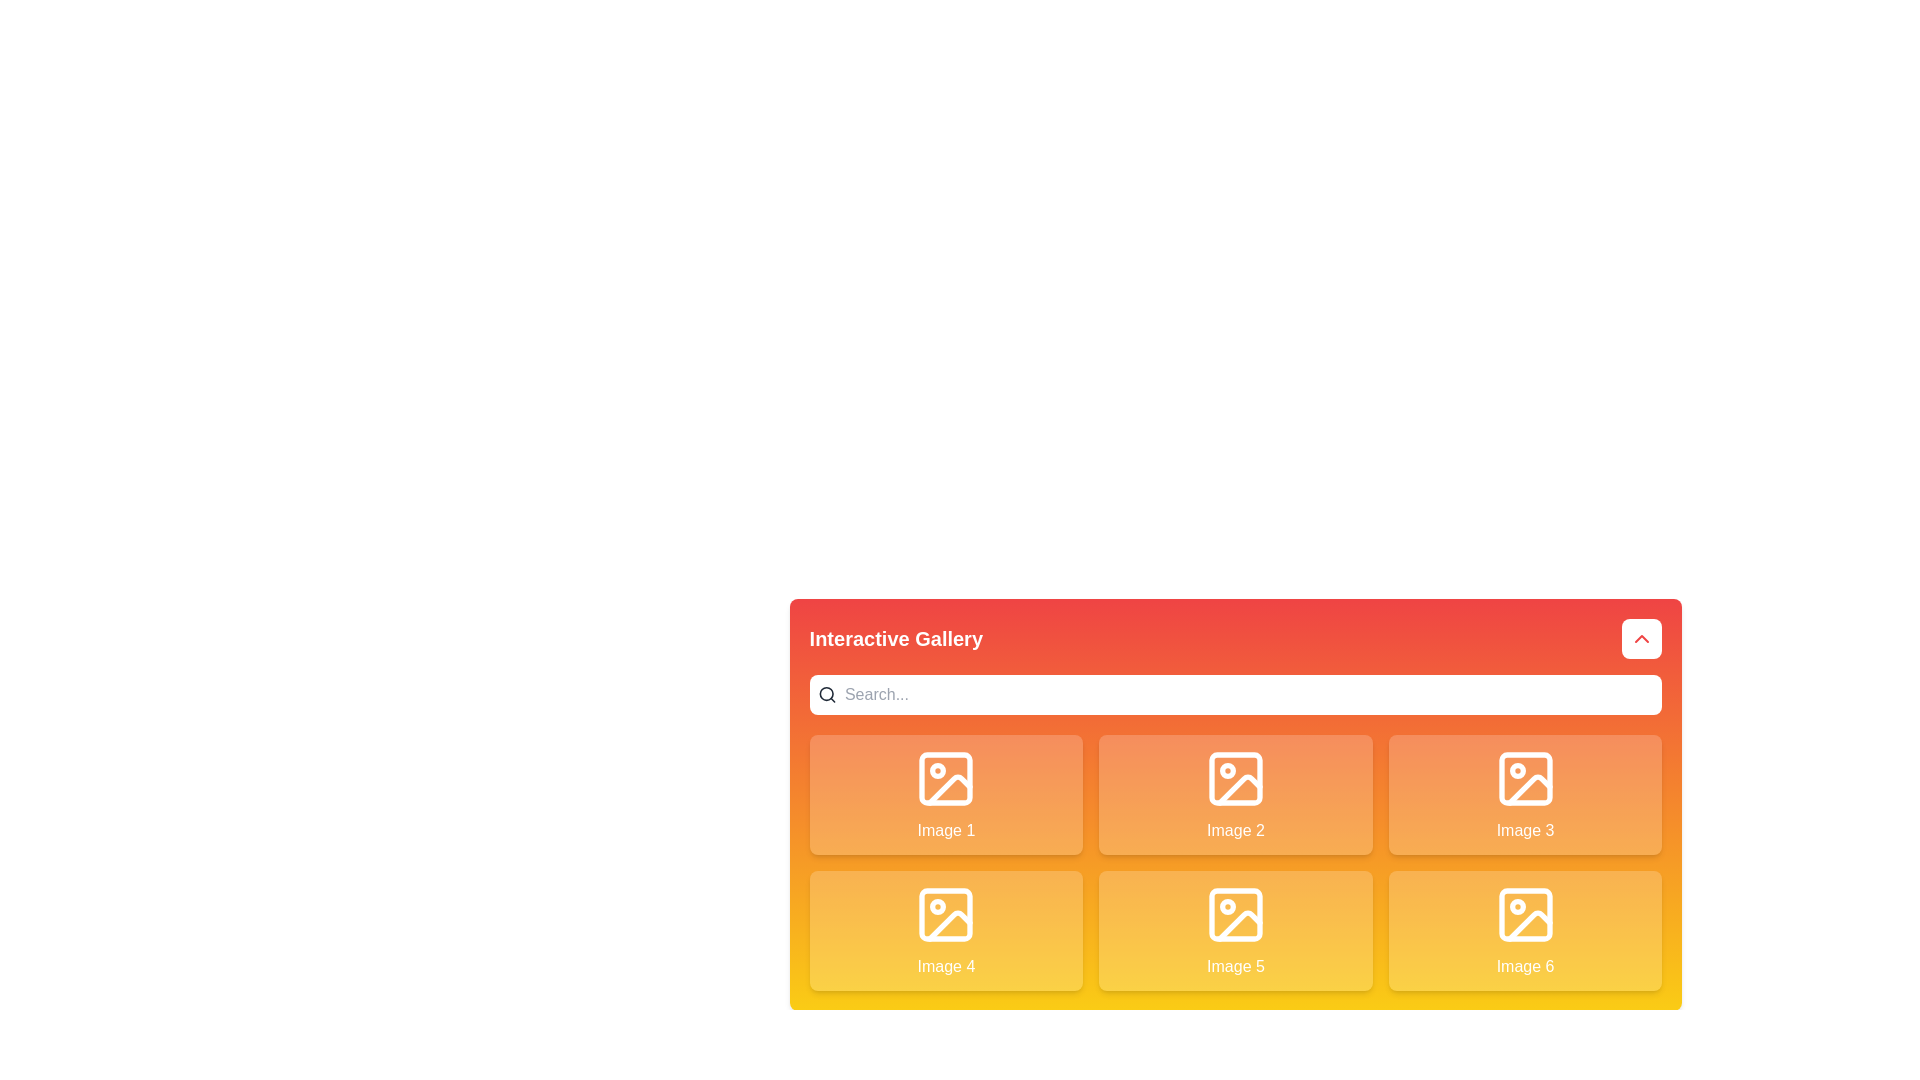  Describe the element at coordinates (1524, 930) in the screenshot. I see `the sixth image card in the gallery interface by moving the cursor to its center point for interaction` at that location.